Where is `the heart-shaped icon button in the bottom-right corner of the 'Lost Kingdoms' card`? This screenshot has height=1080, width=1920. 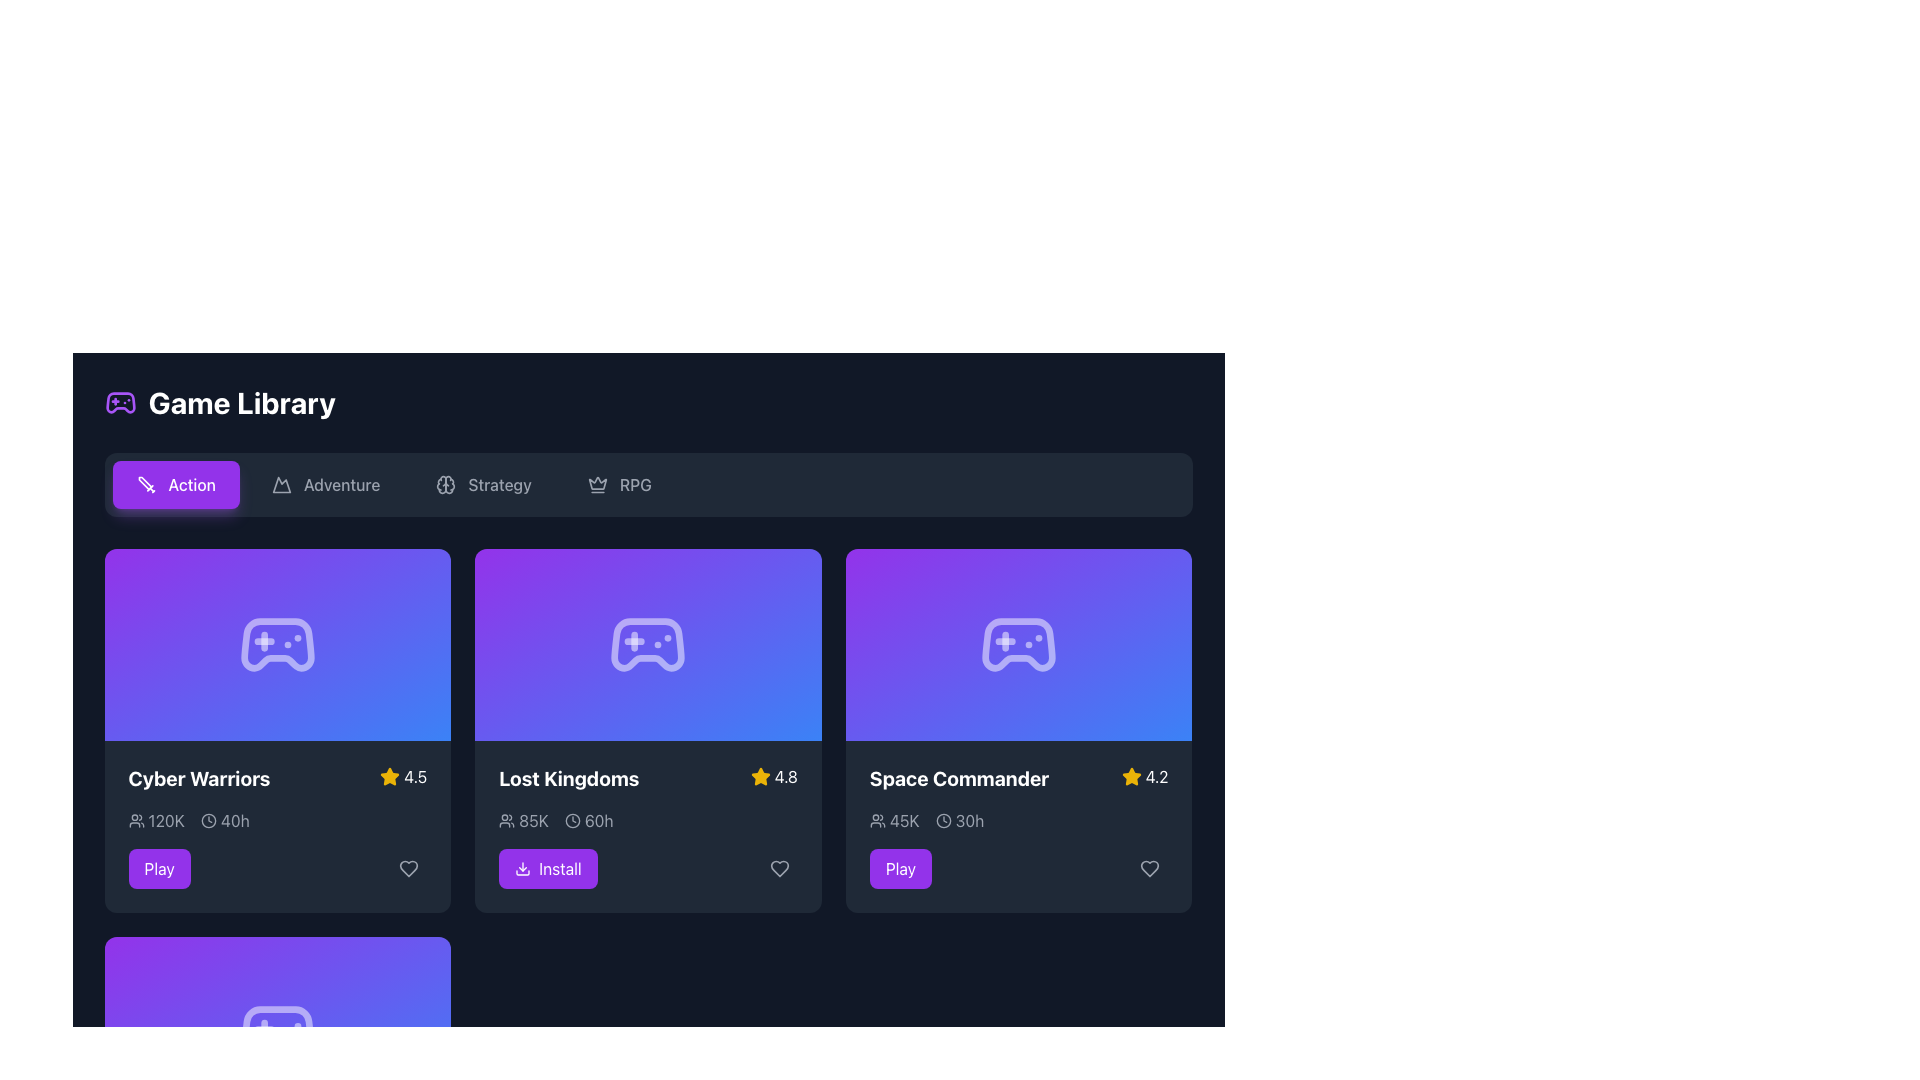 the heart-shaped icon button in the bottom-right corner of the 'Lost Kingdoms' card is located at coordinates (778, 867).